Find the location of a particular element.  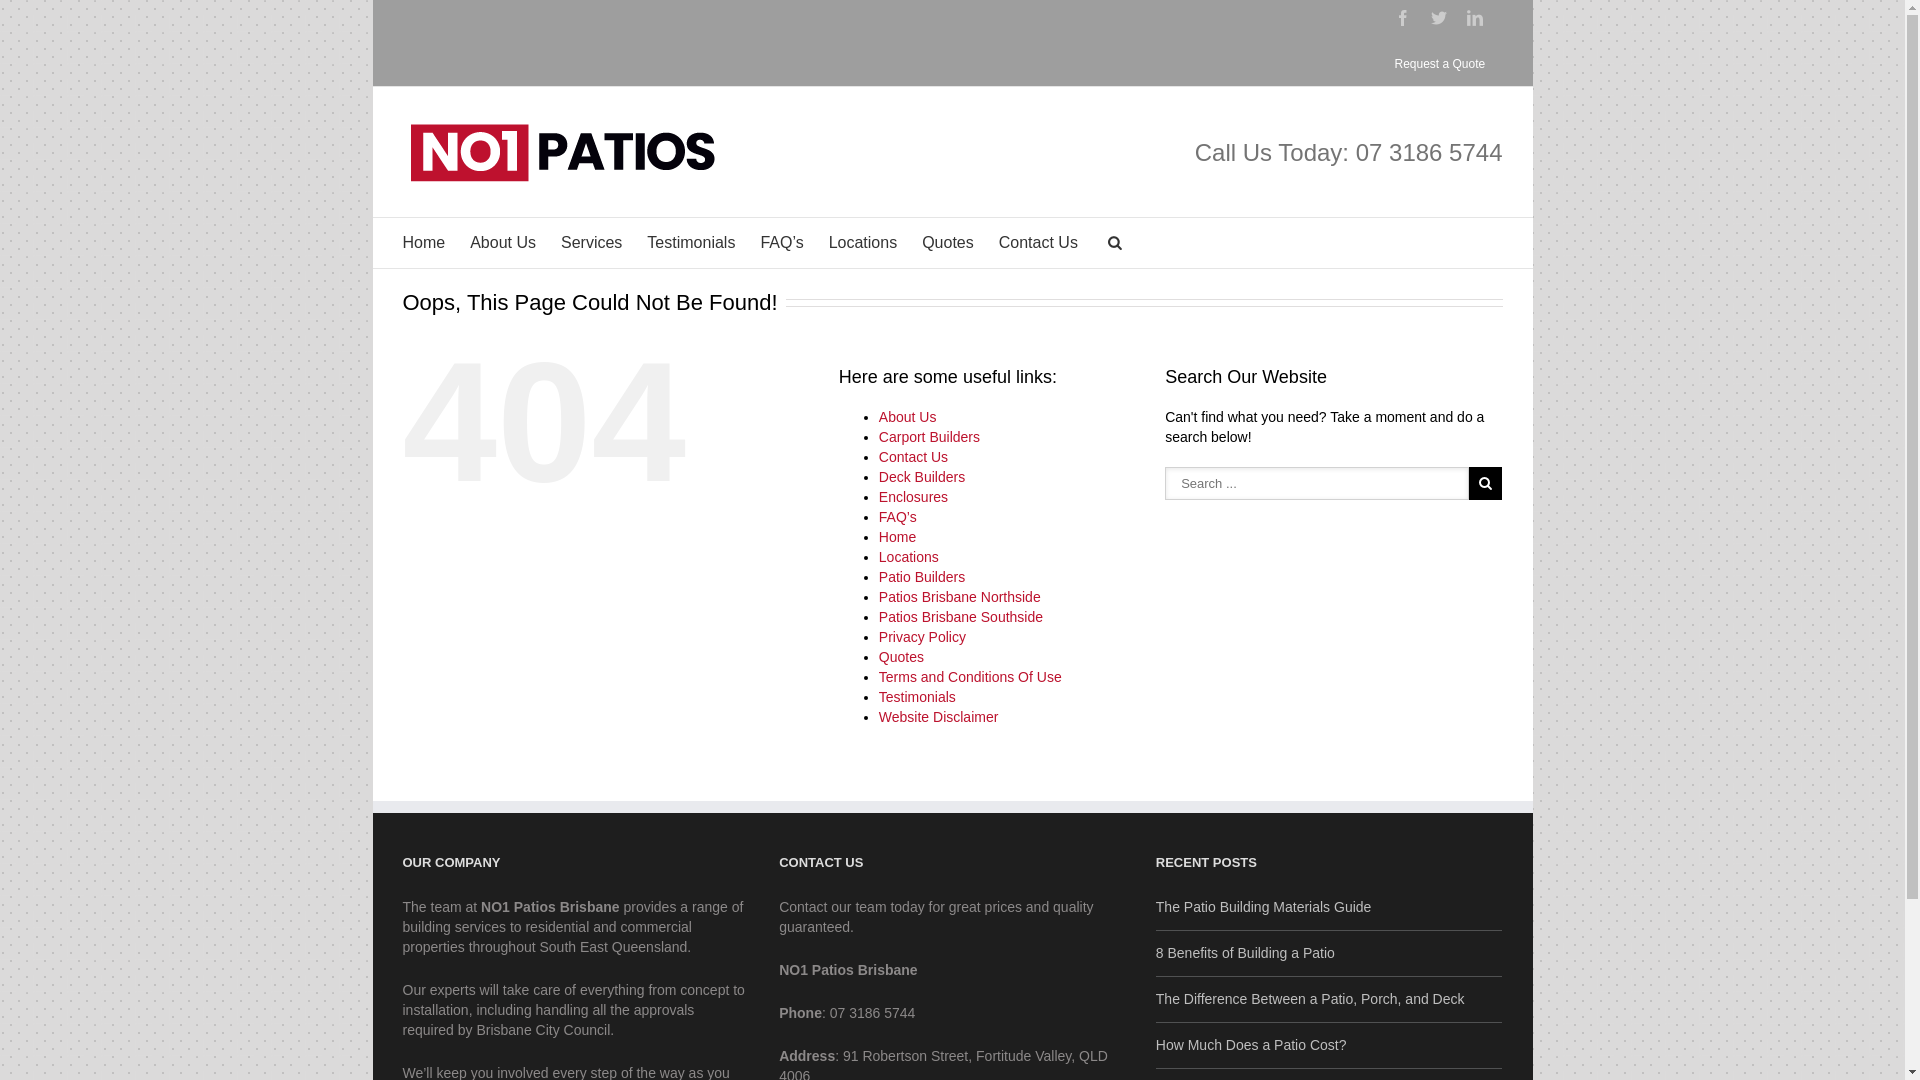

'Testimonials' is located at coordinates (916, 696).